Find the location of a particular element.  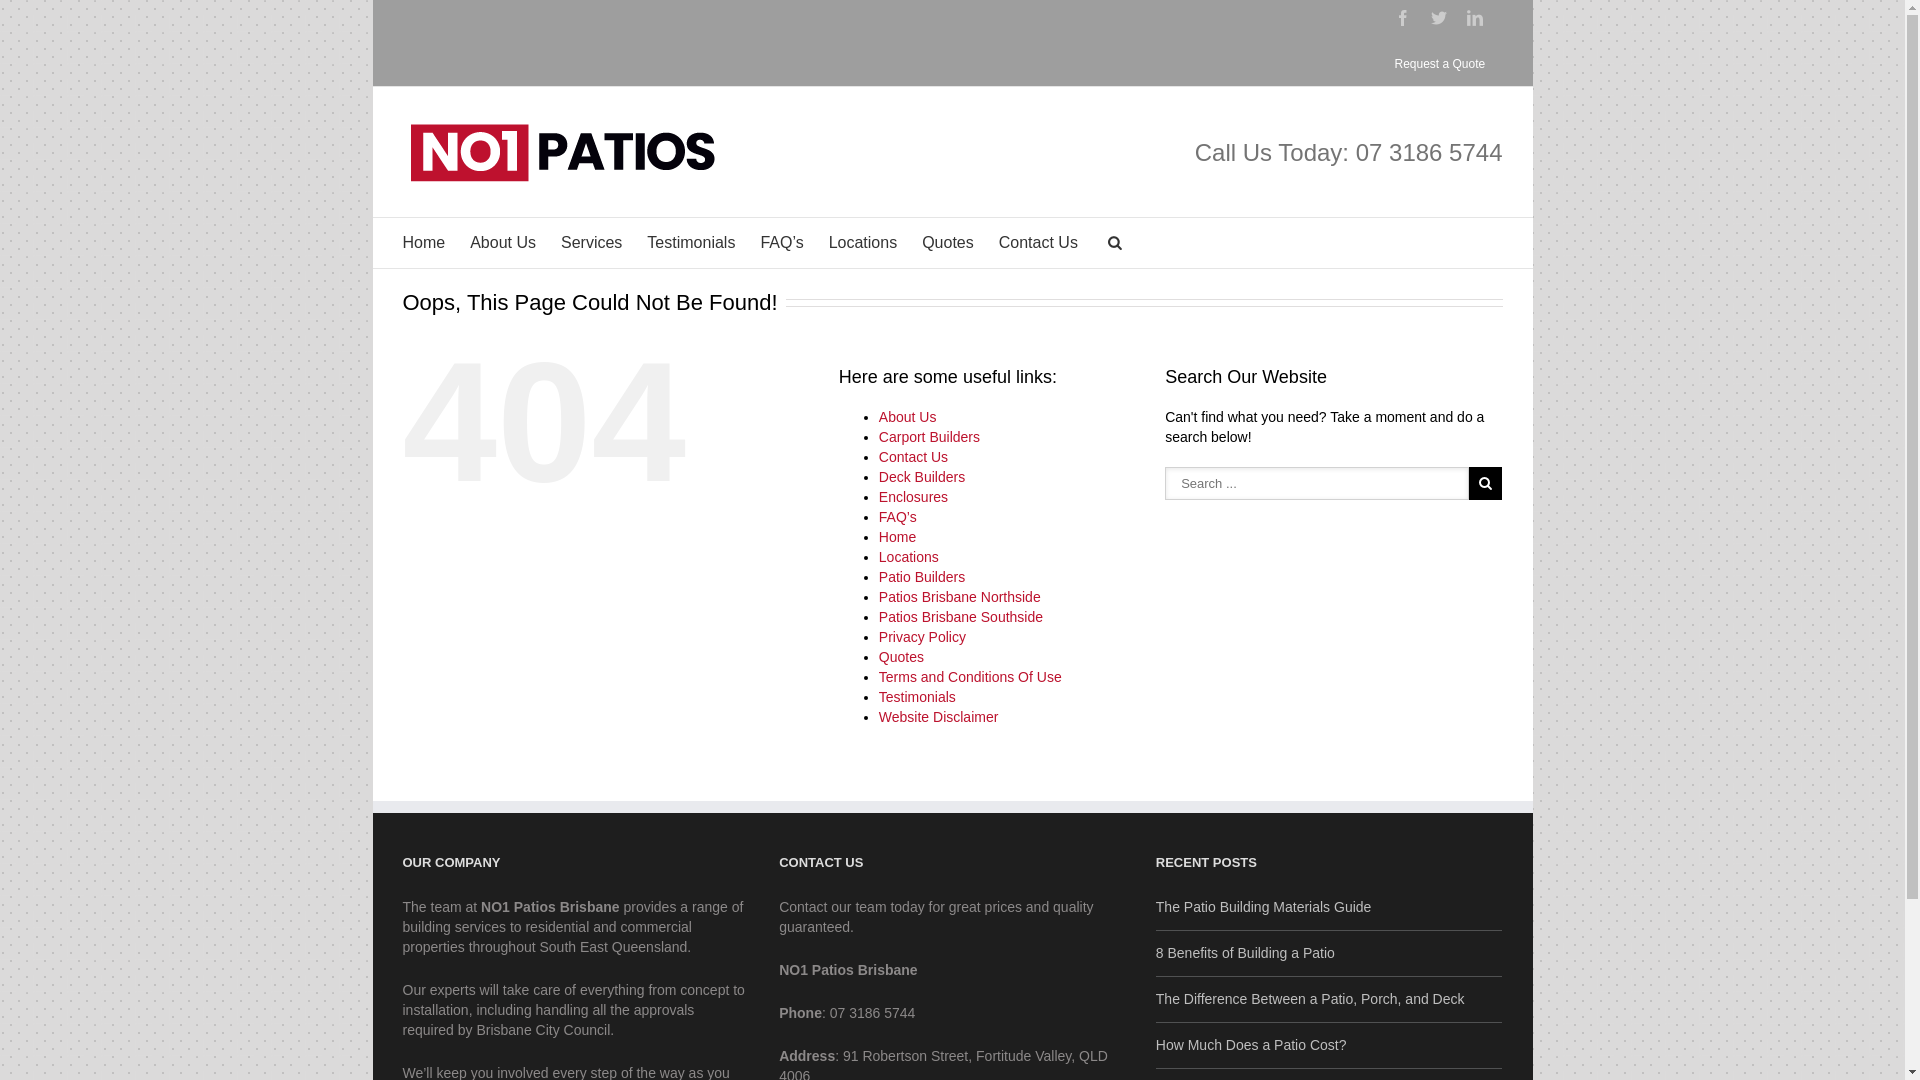

'Testimonials' is located at coordinates (916, 696).